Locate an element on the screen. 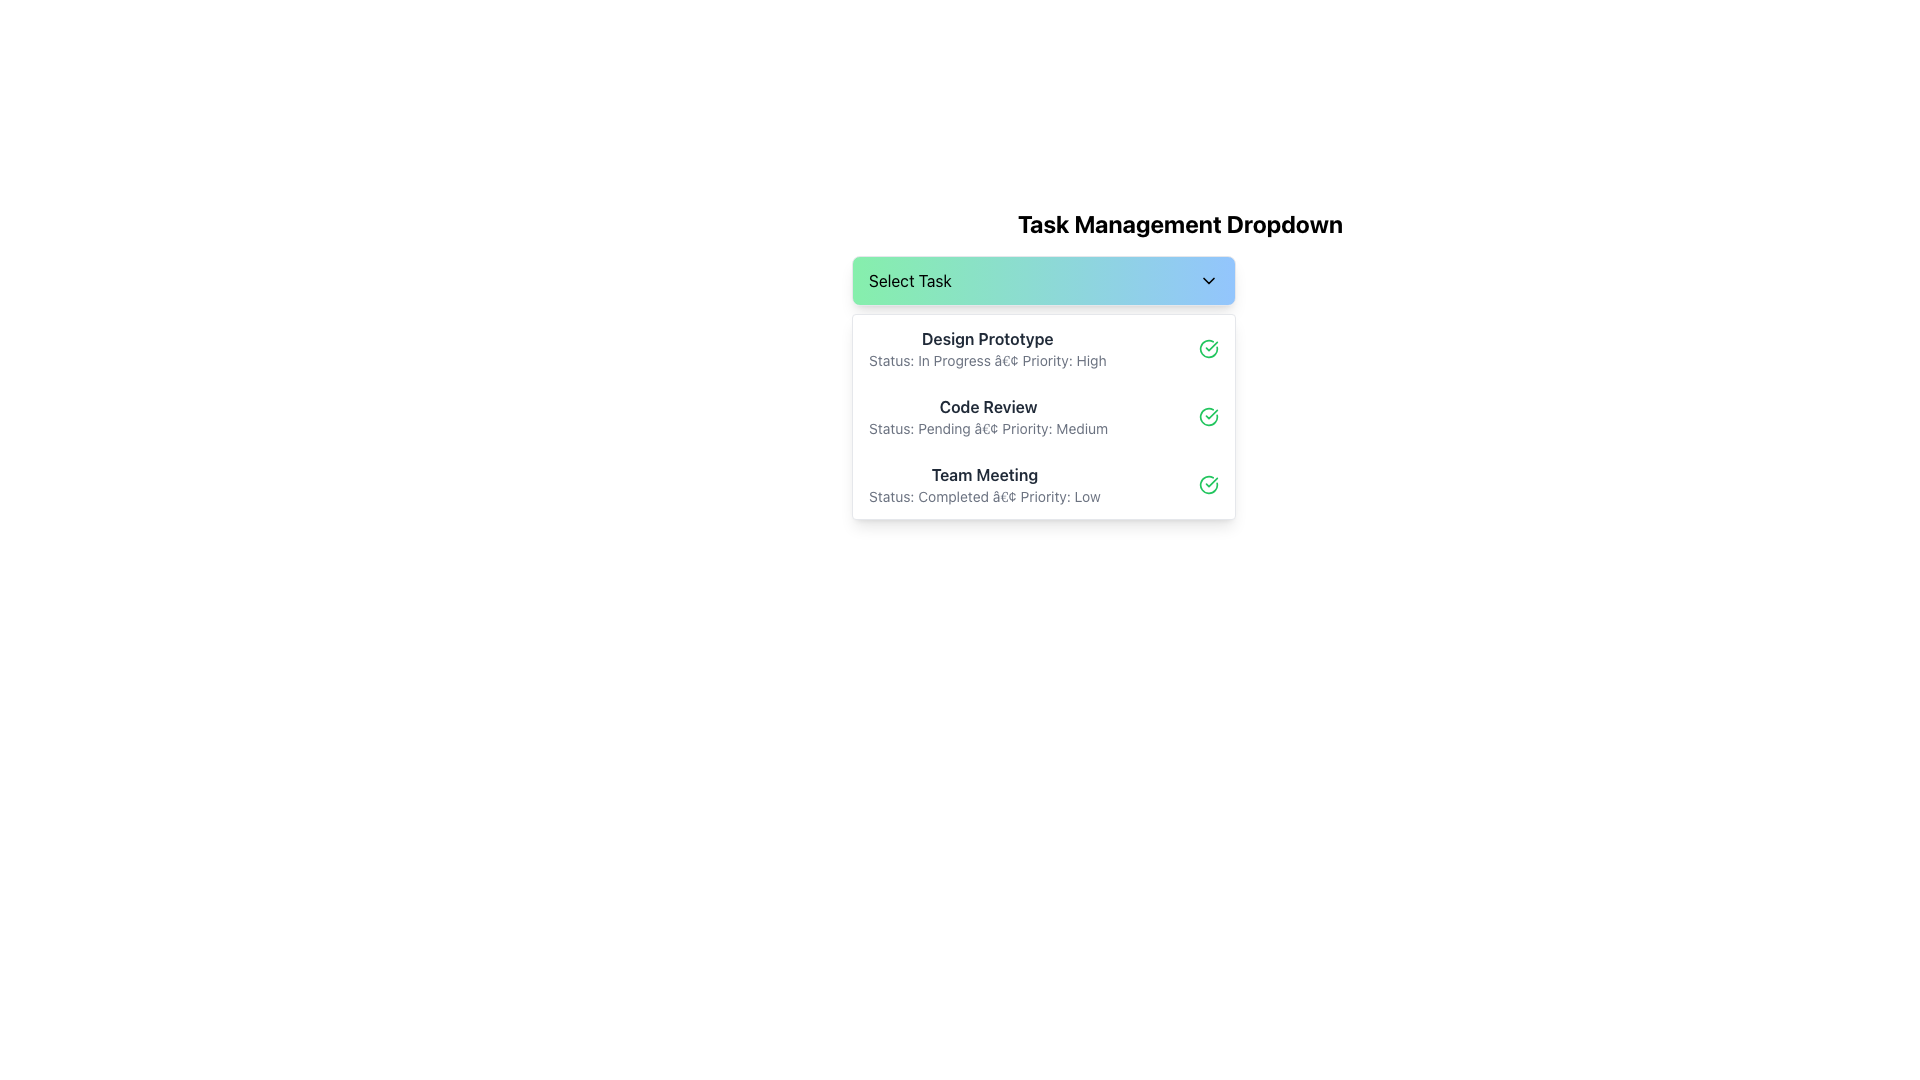 The height and width of the screenshot is (1080, 1920). the green circular icon with a white checkmark, located in the rightmost section of the 'Team Meeting' row, adjacent to the text 'Status: Completed • Priority: Low' is located at coordinates (1208, 485).